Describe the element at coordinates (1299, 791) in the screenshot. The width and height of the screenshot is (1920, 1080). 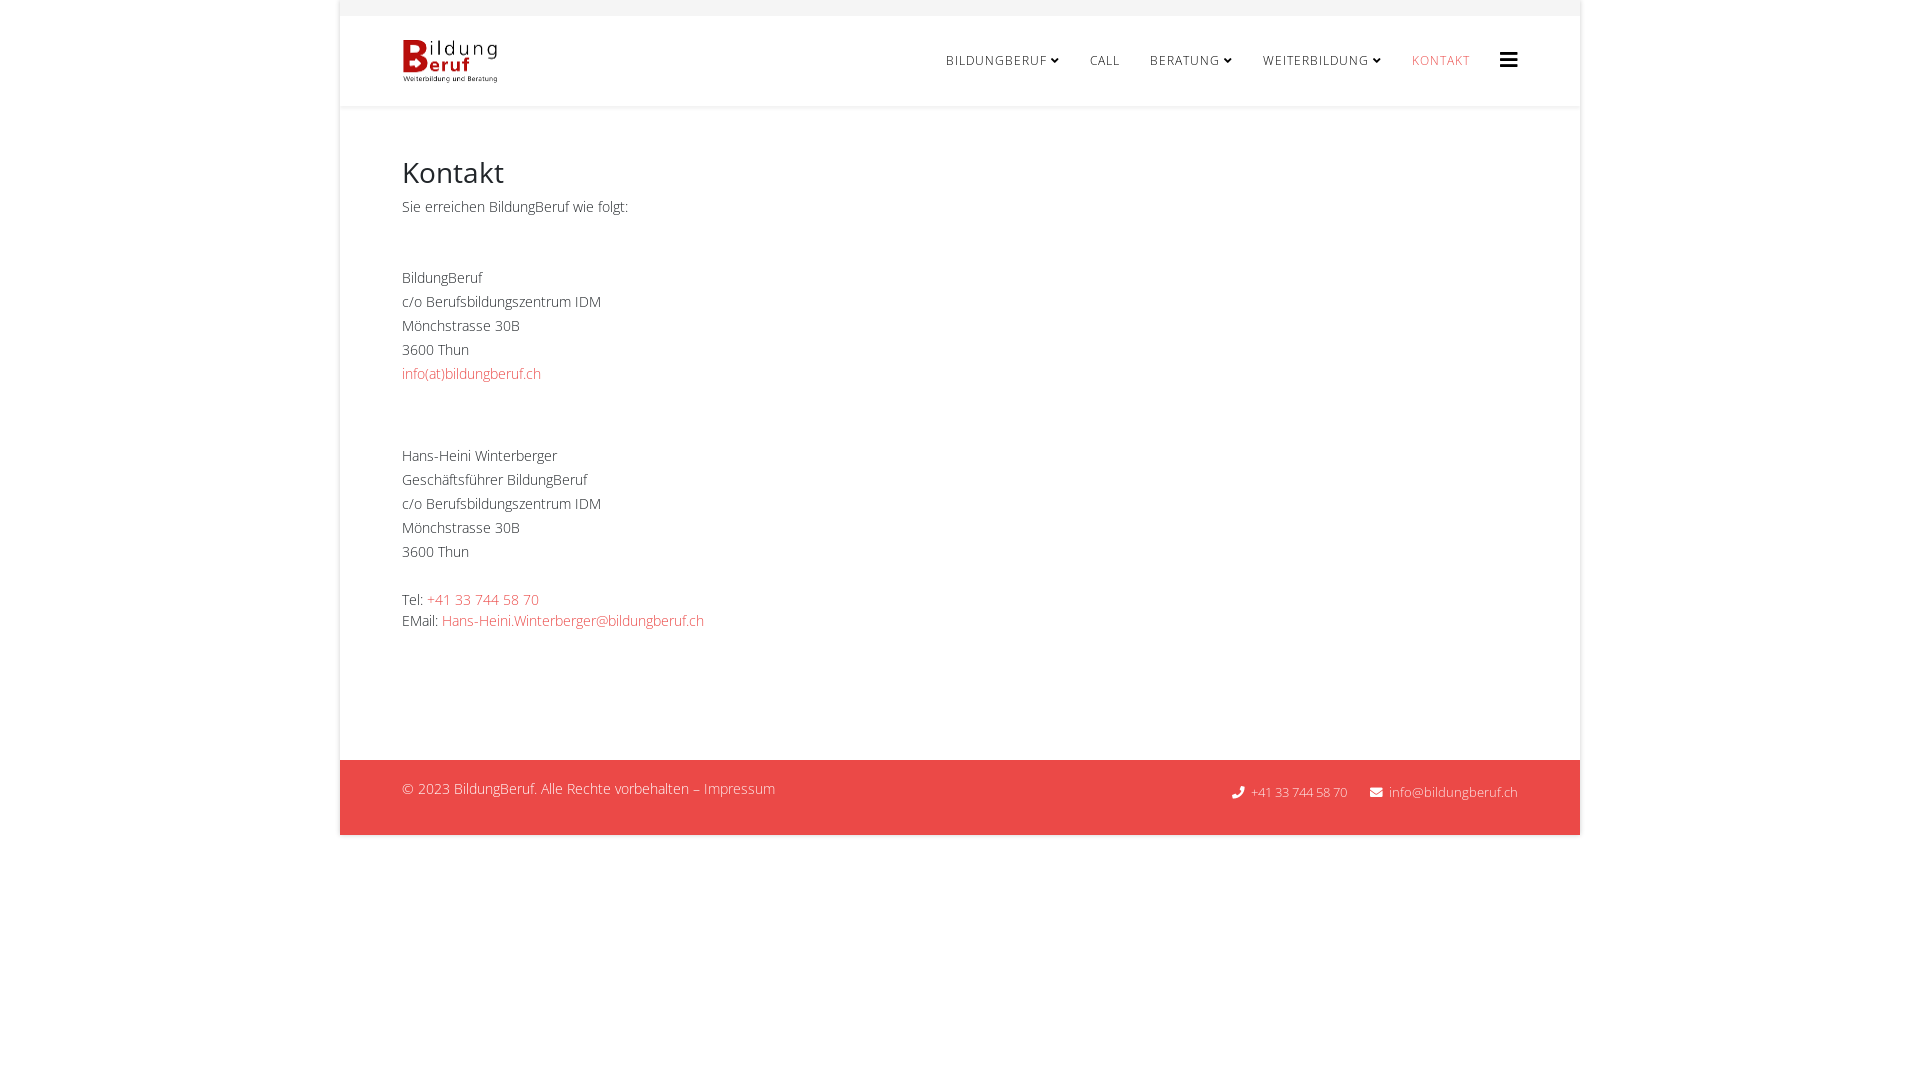
I see `'+41 33 744 58 70'` at that location.